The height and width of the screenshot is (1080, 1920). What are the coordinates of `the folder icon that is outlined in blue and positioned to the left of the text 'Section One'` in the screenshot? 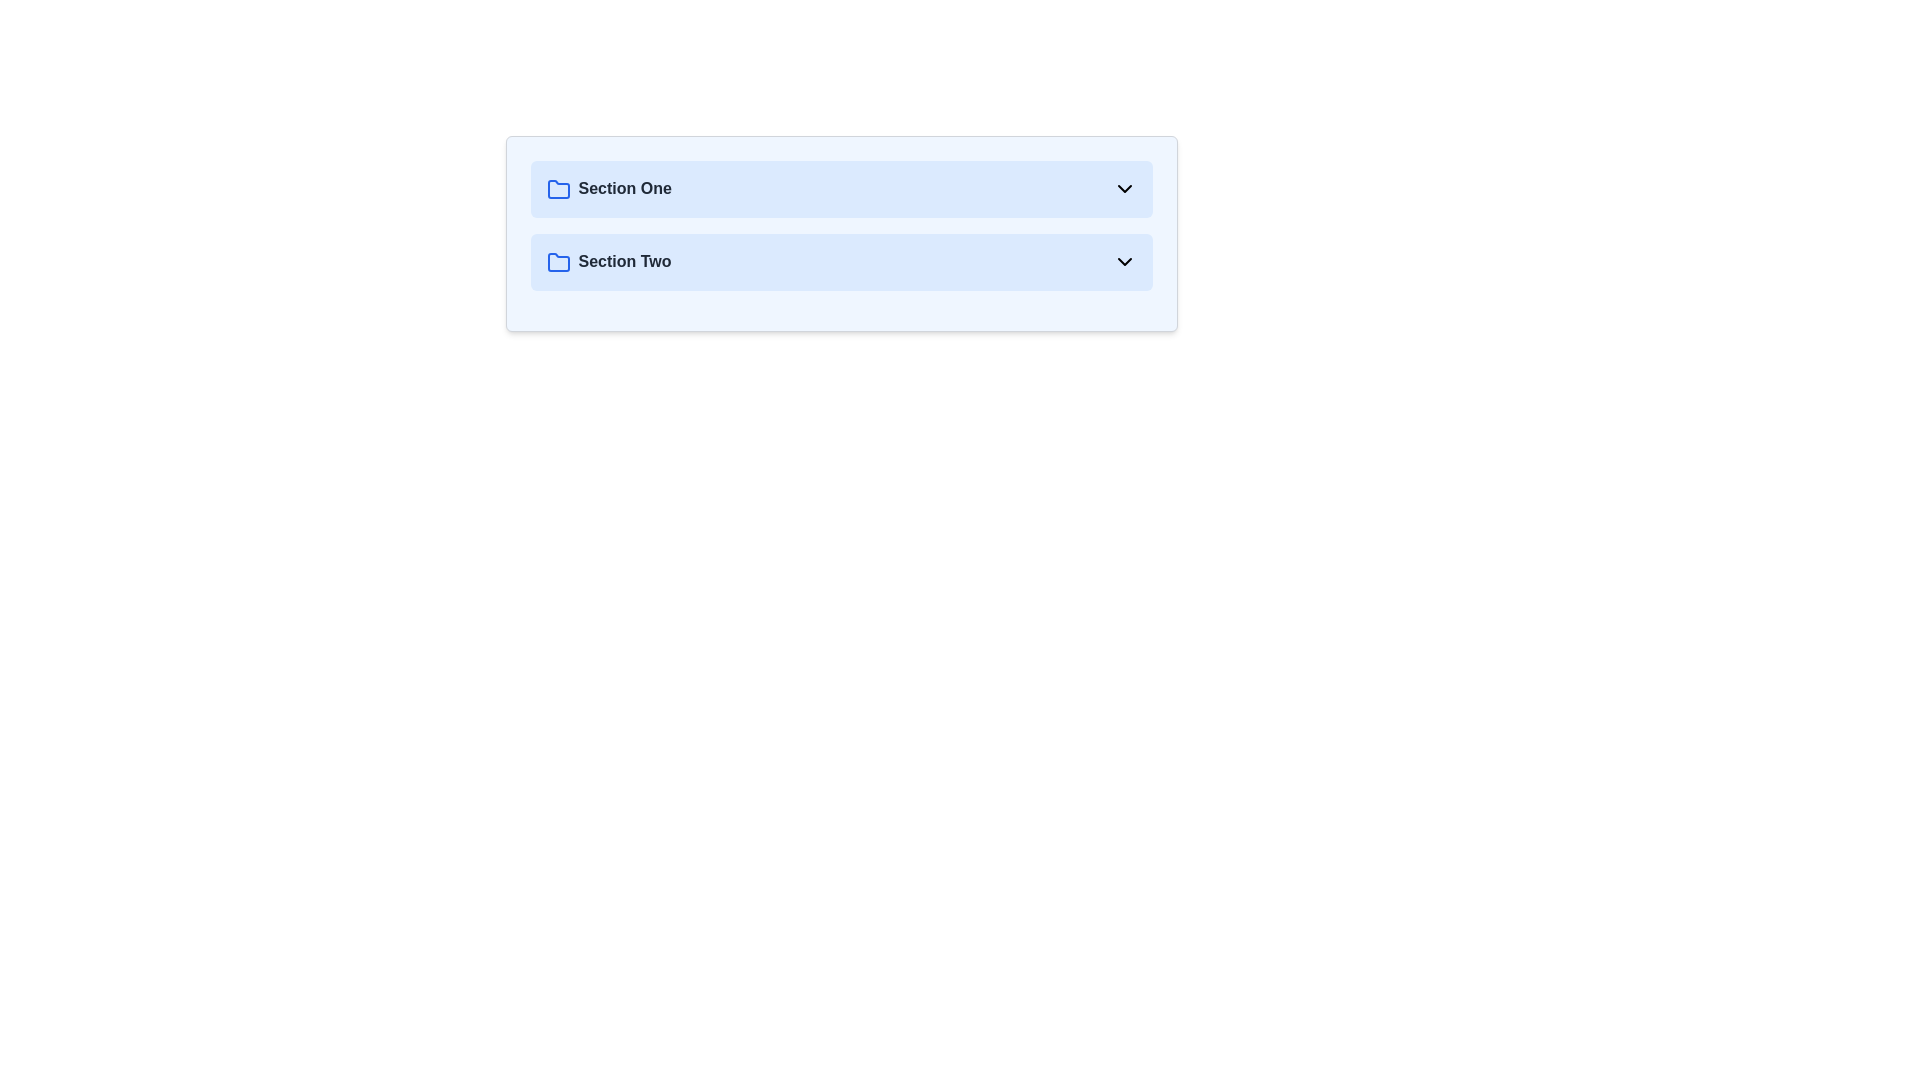 It's located at (558, 189).